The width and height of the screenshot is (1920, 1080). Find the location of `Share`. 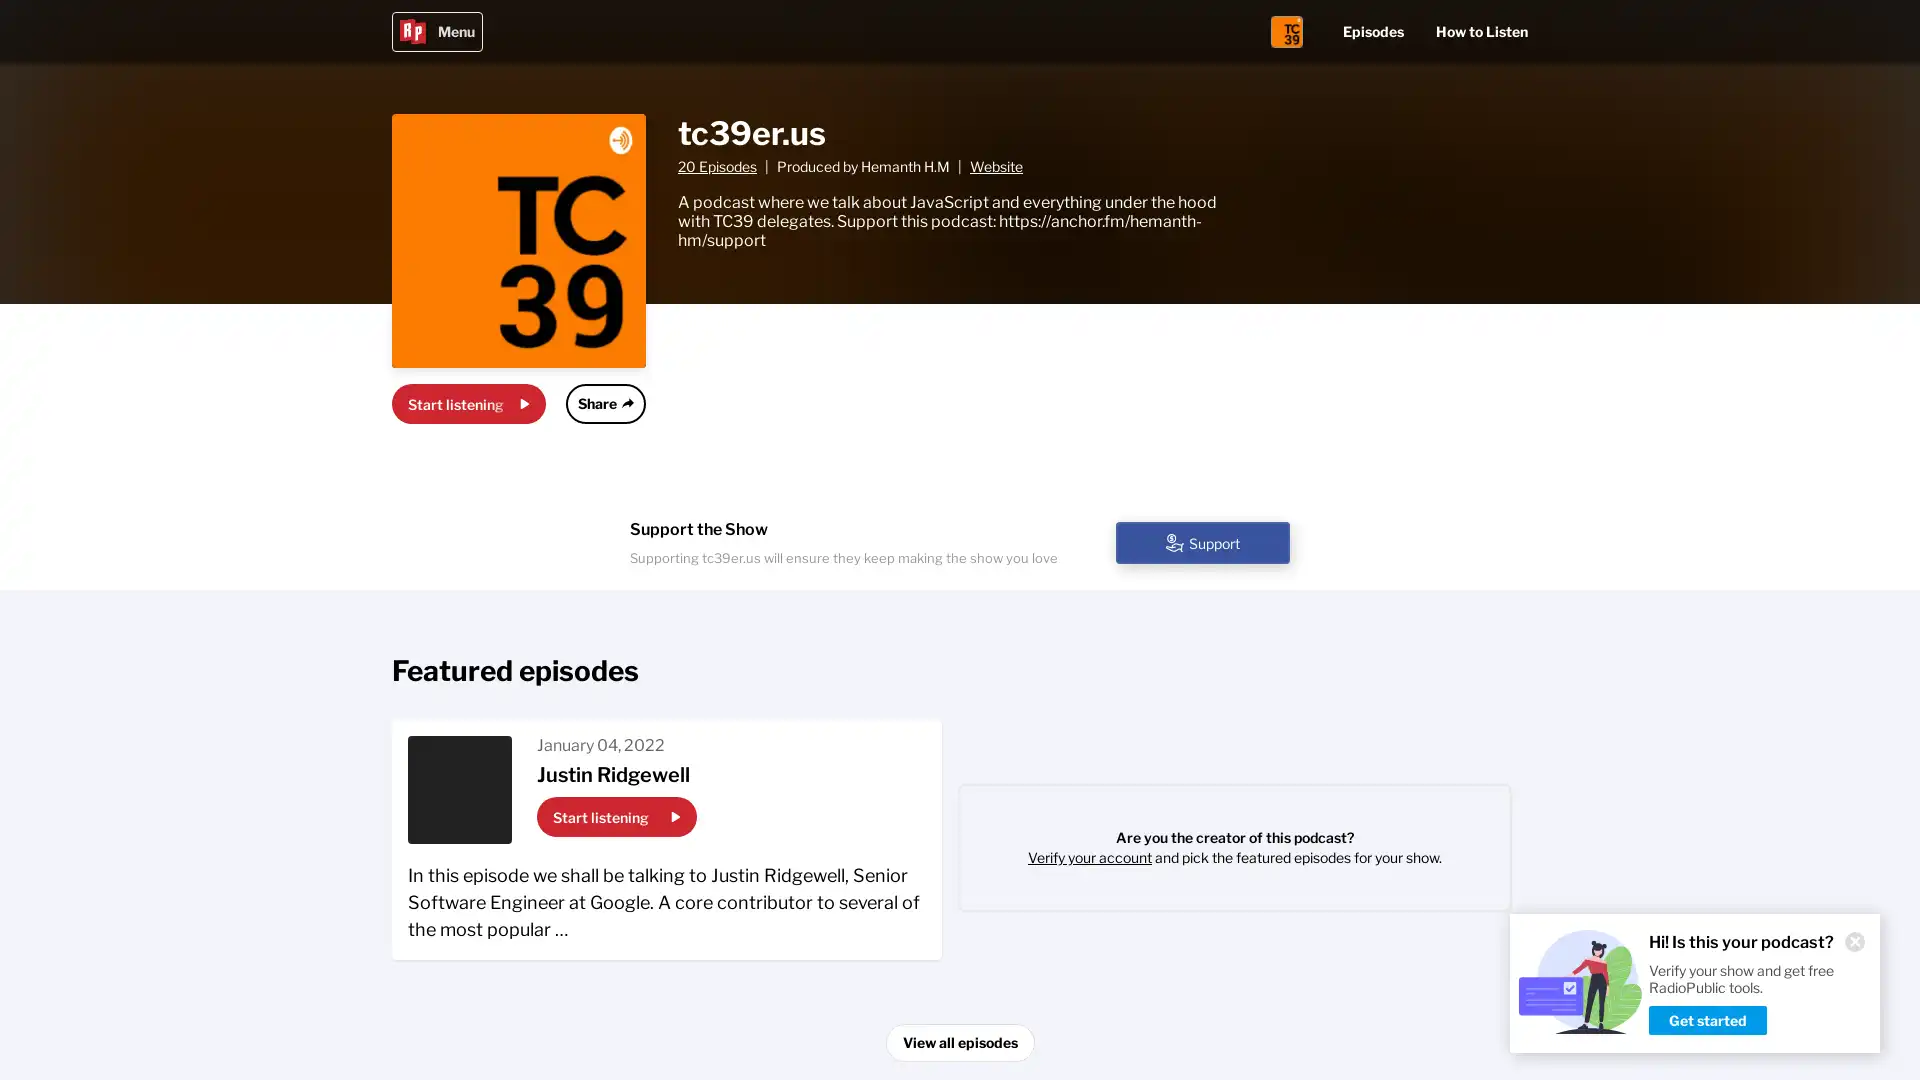

Share is located at coordinates (604, 404).